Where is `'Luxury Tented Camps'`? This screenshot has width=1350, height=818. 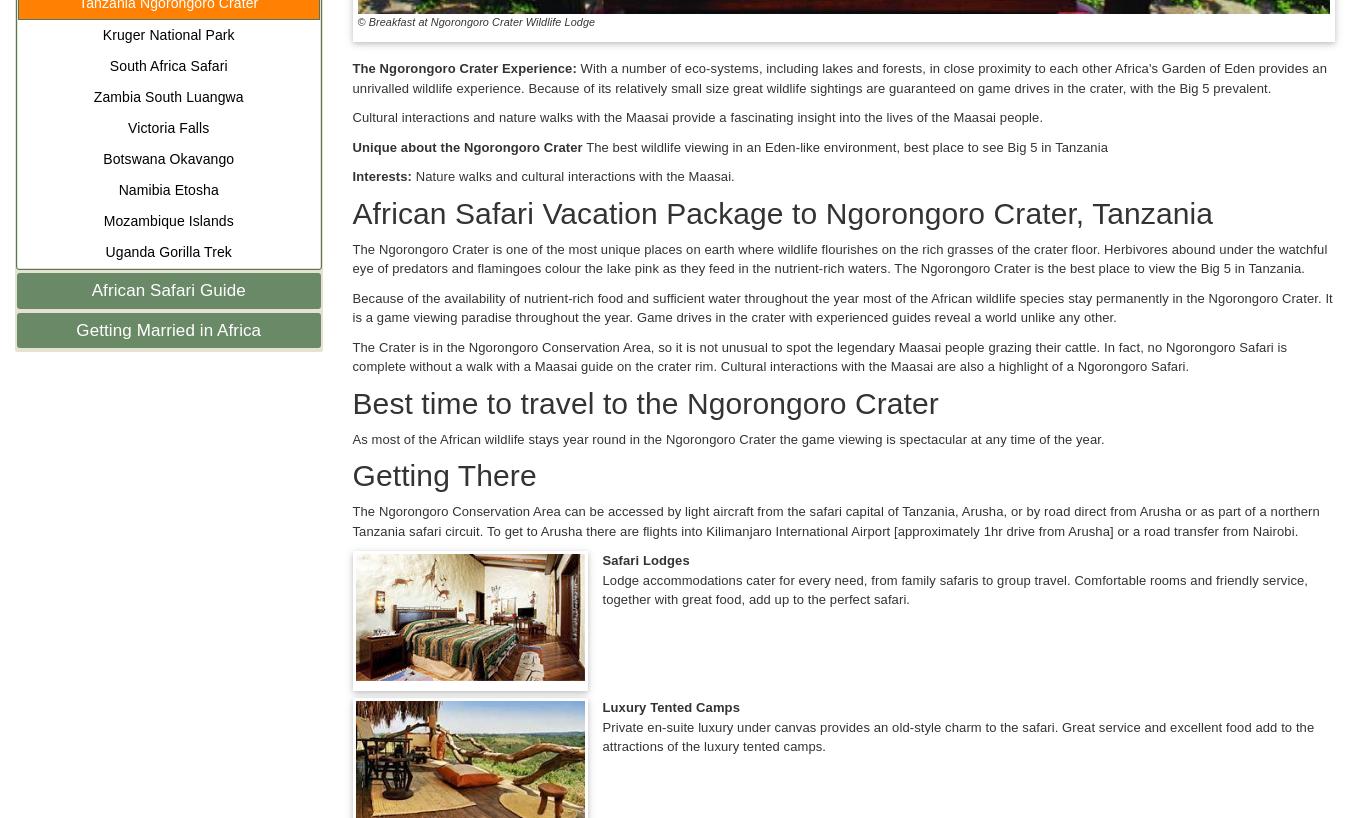
'Luxury Tented Camps' is located at coordinates (670, 706).